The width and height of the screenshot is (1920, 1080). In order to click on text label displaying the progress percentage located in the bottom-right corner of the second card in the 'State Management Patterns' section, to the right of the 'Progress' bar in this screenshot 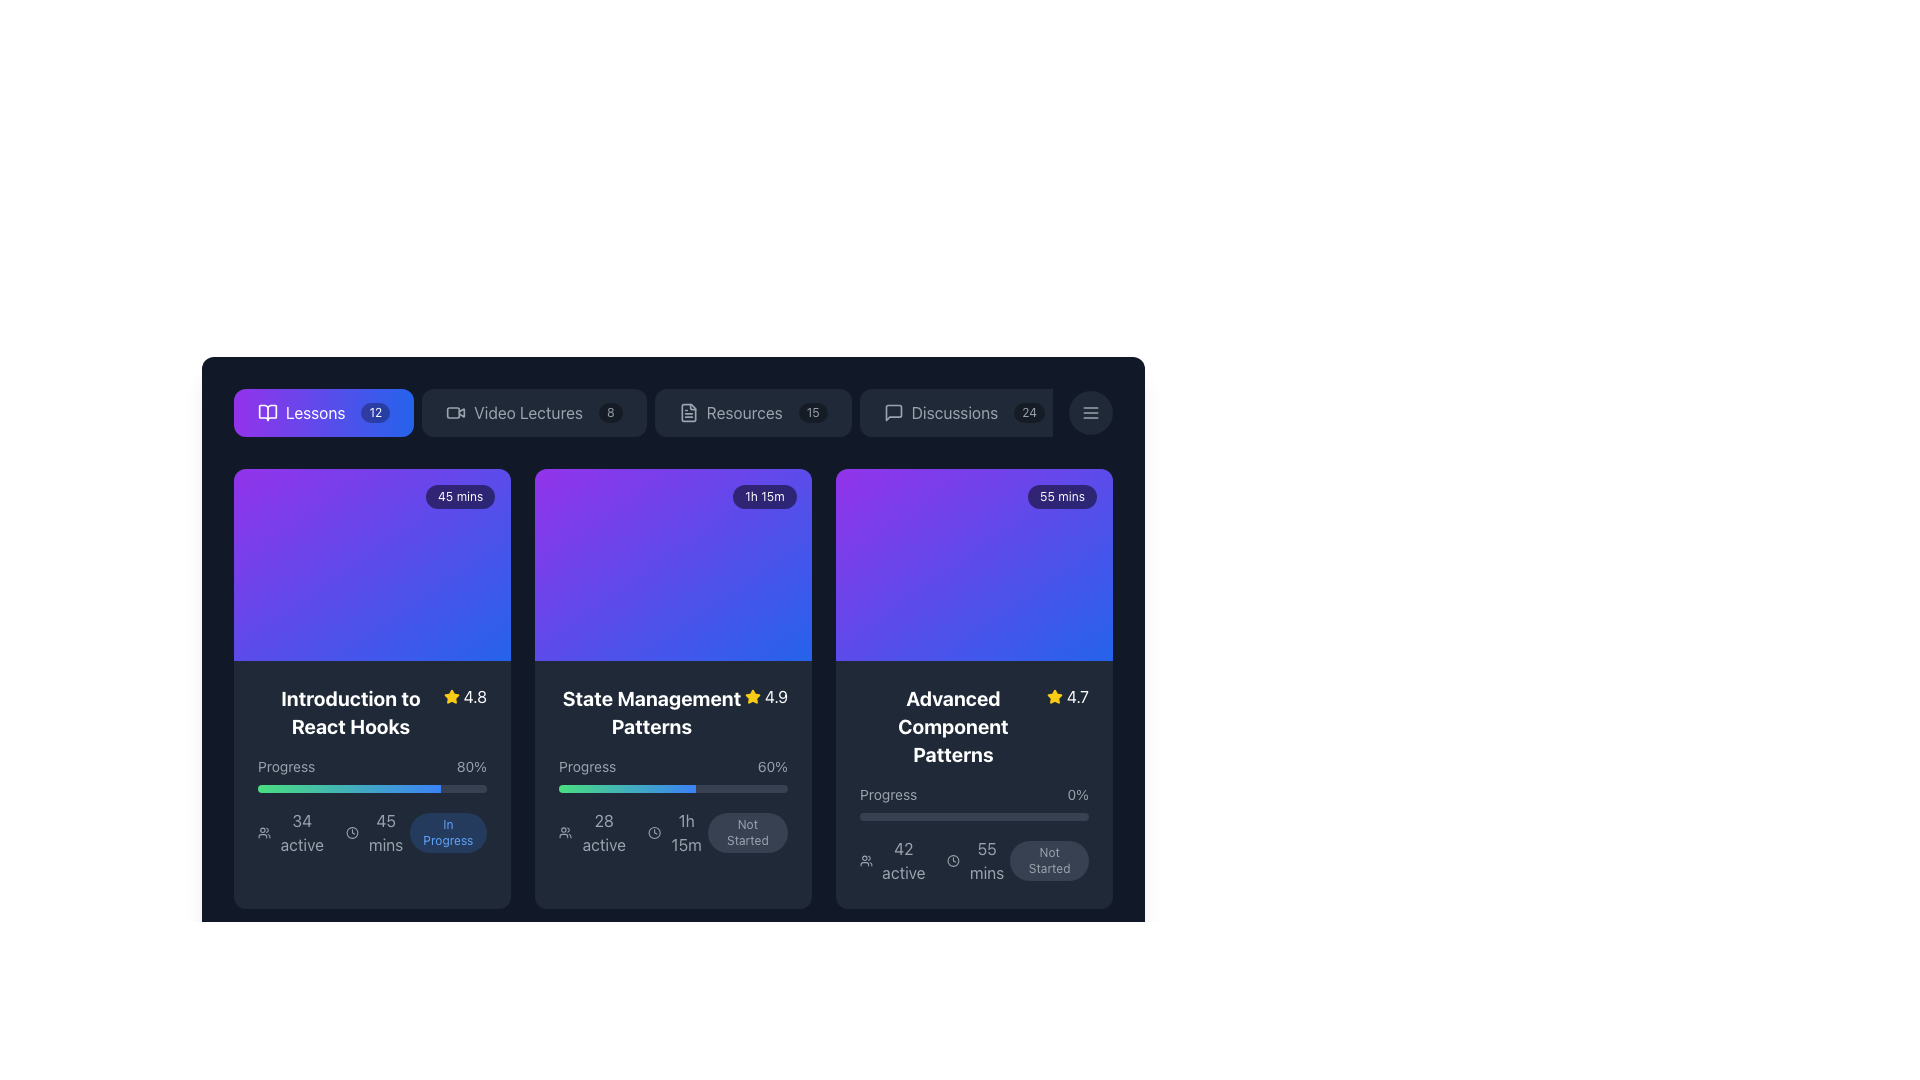, I will do `click(771, 766)`.